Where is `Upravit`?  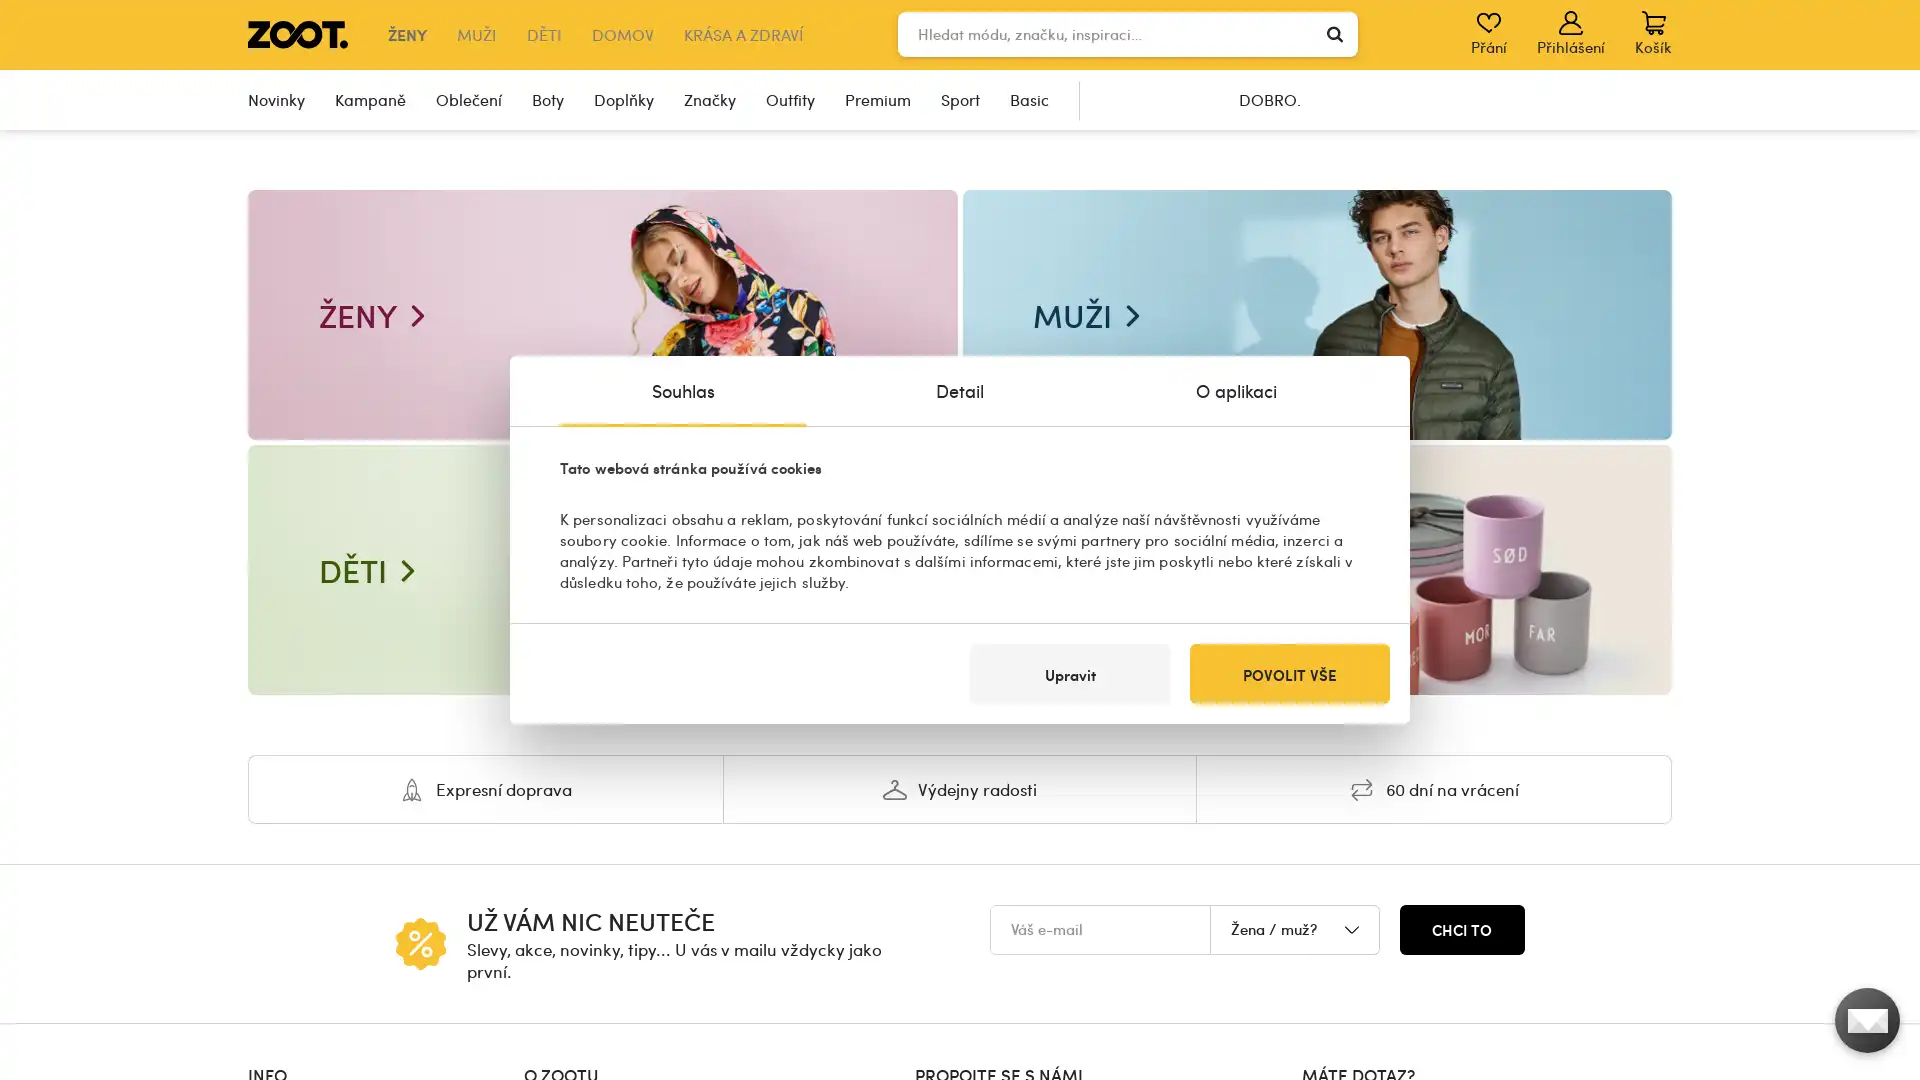
Upravit is located at coordinates (1069, 674).